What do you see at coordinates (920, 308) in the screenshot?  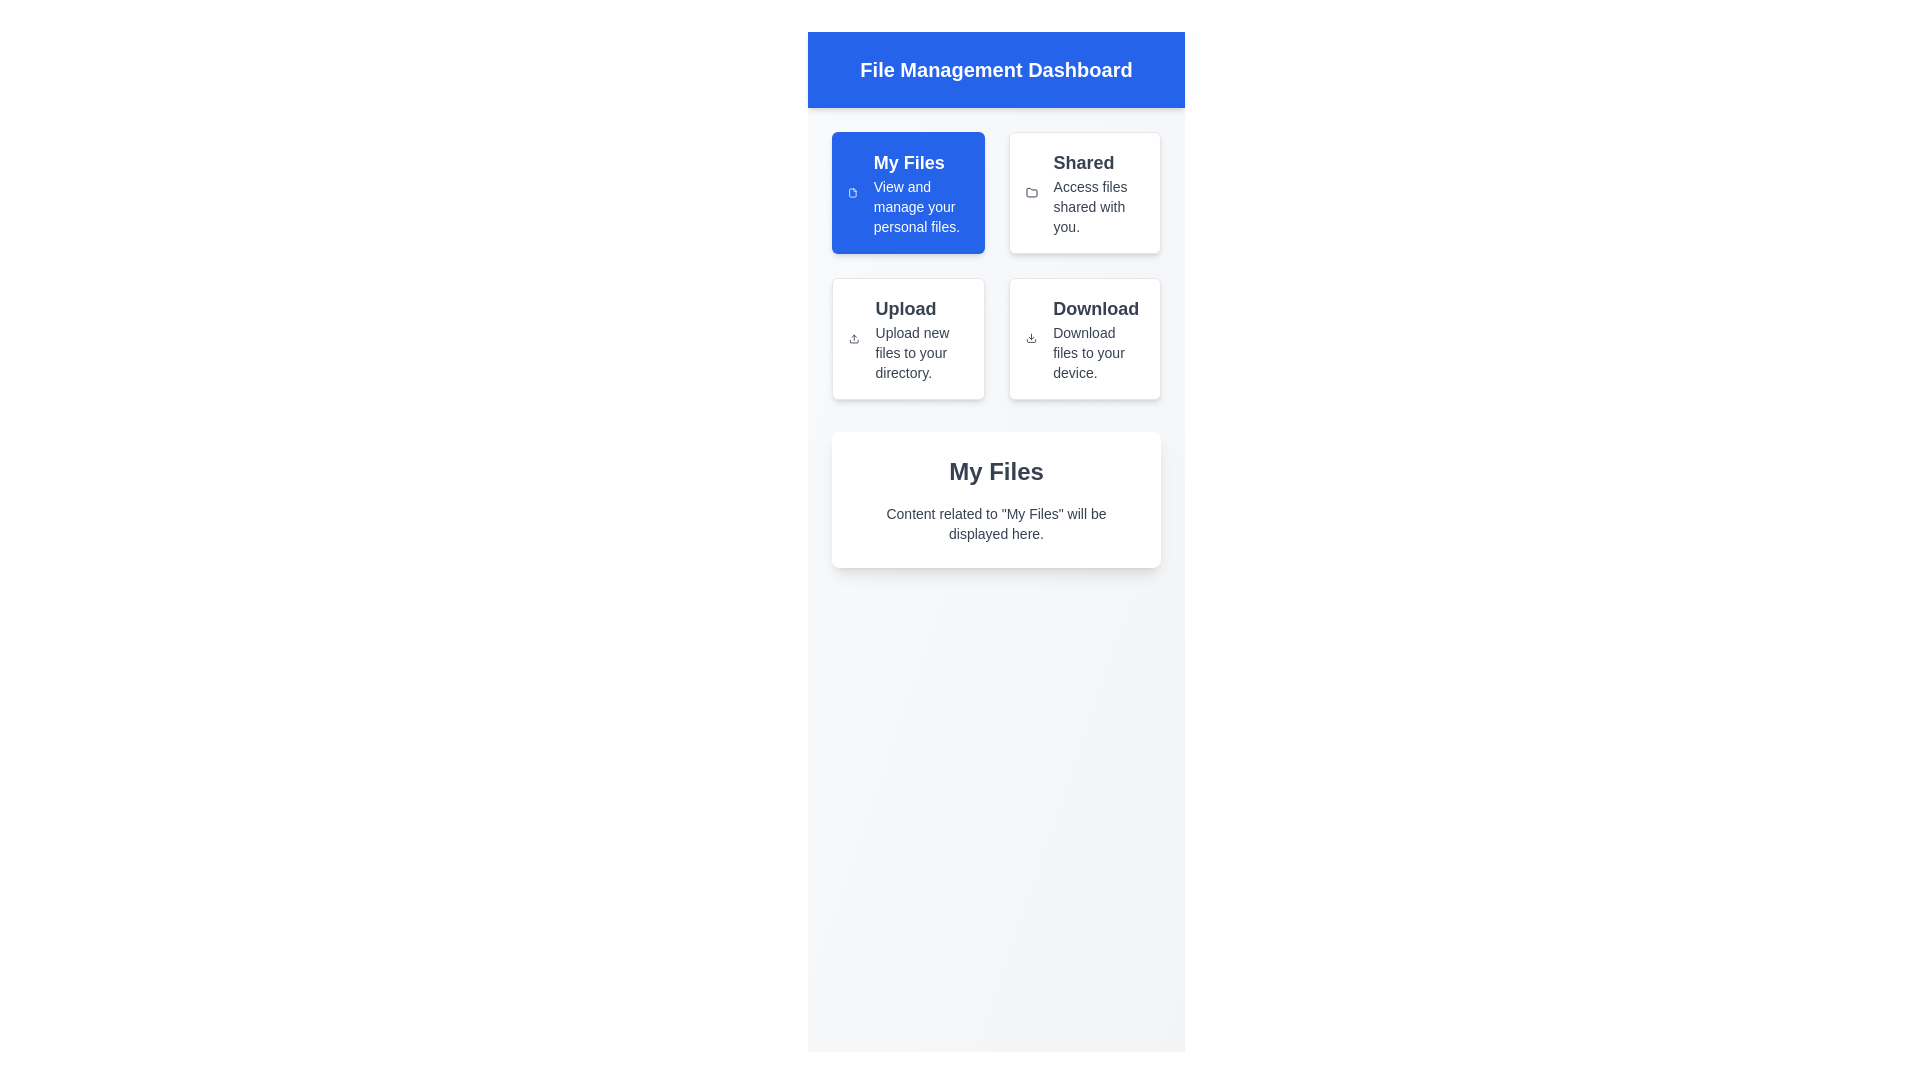 I see `the Text Label that serves as a title for the file uploading functionality, located in the second row, left column of a grid layout, above the description 'Upload new files to your directory.'` at bounding box center [920, 308].